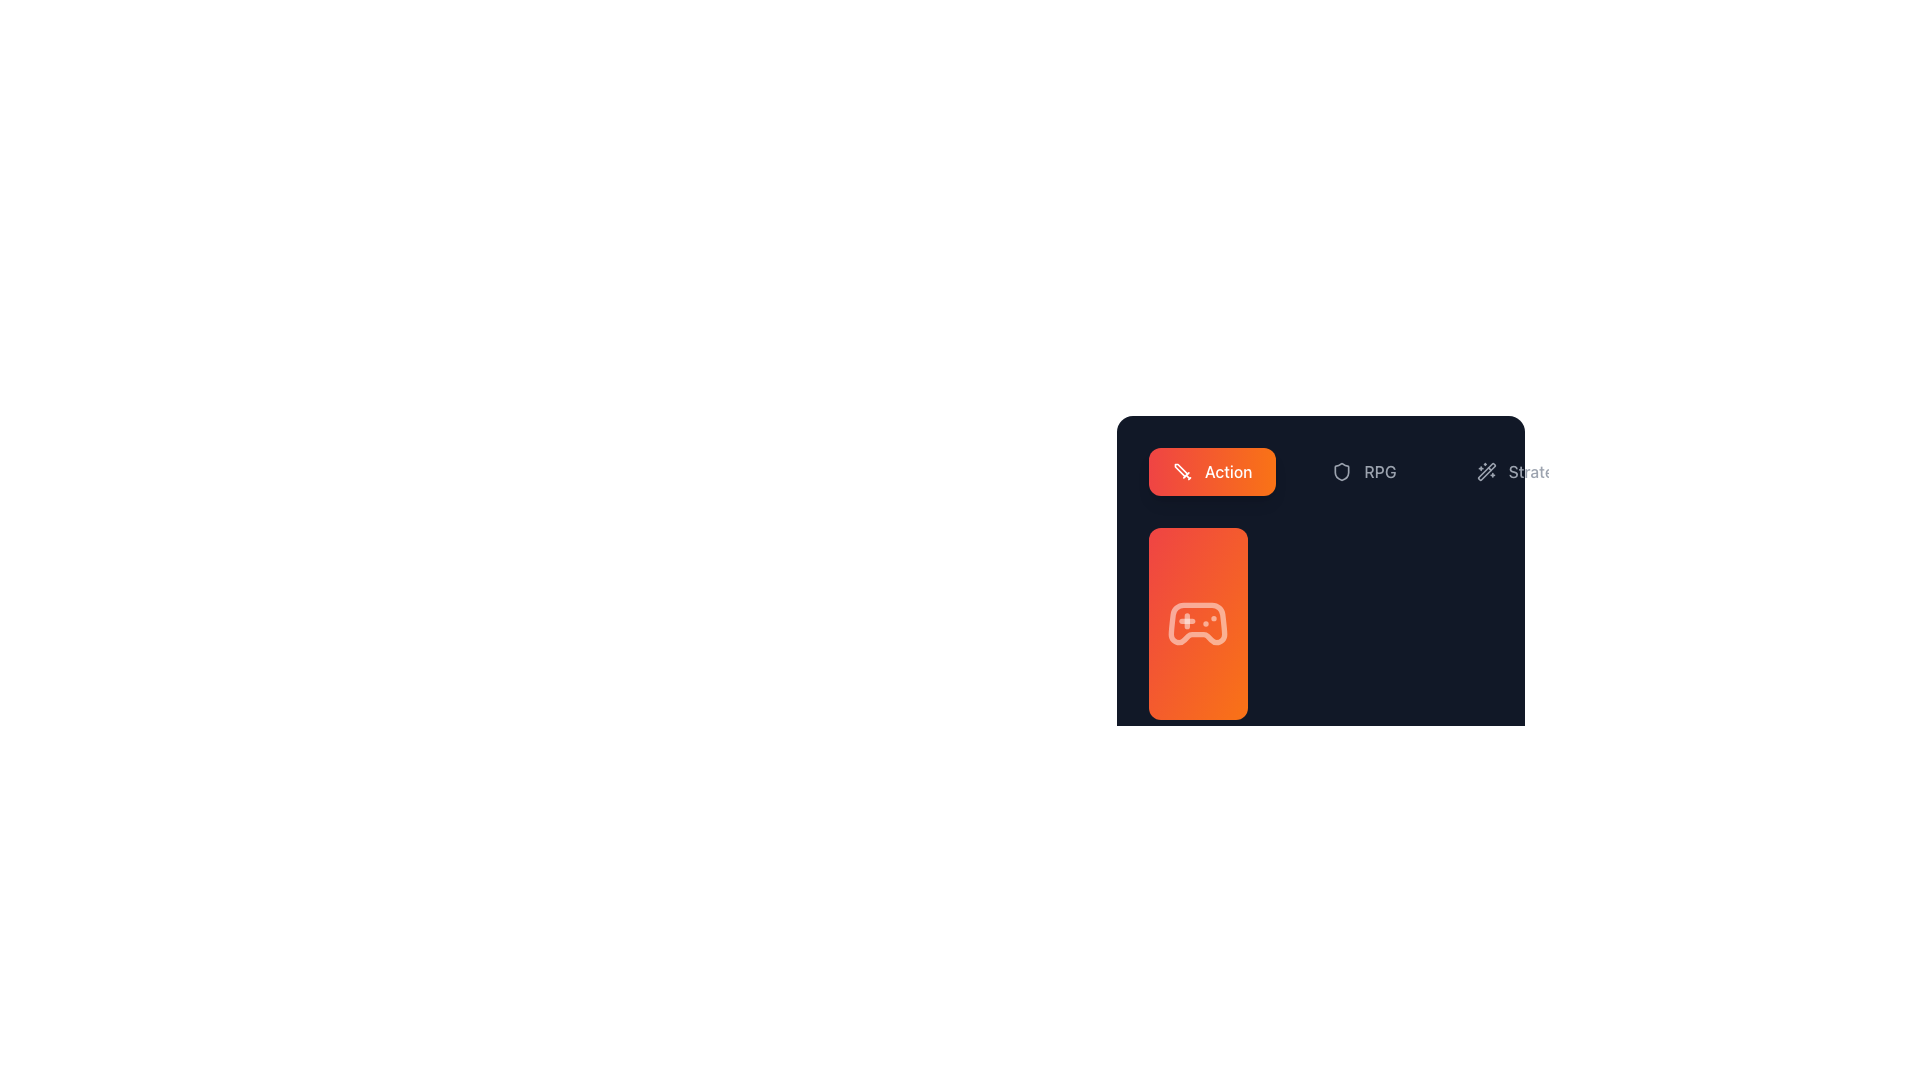 The image size is (1920, 1080). I want to click on the SVG icon representing the 'Strategy' option, so click(1486, 471).